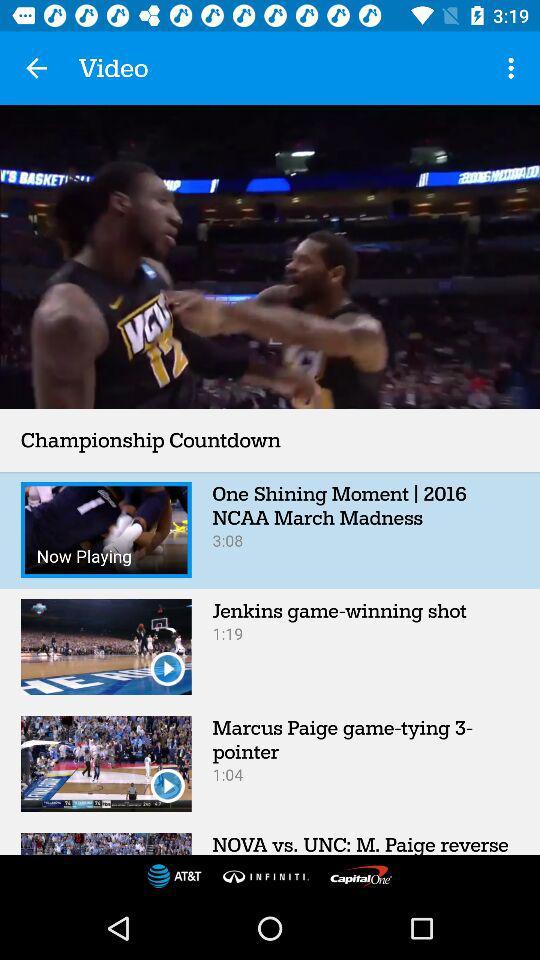 This screenshot has height=960, width=540. Describe the element at coordinates (36, 68) in the screenshot. I see `app to the left of video item` at that location.